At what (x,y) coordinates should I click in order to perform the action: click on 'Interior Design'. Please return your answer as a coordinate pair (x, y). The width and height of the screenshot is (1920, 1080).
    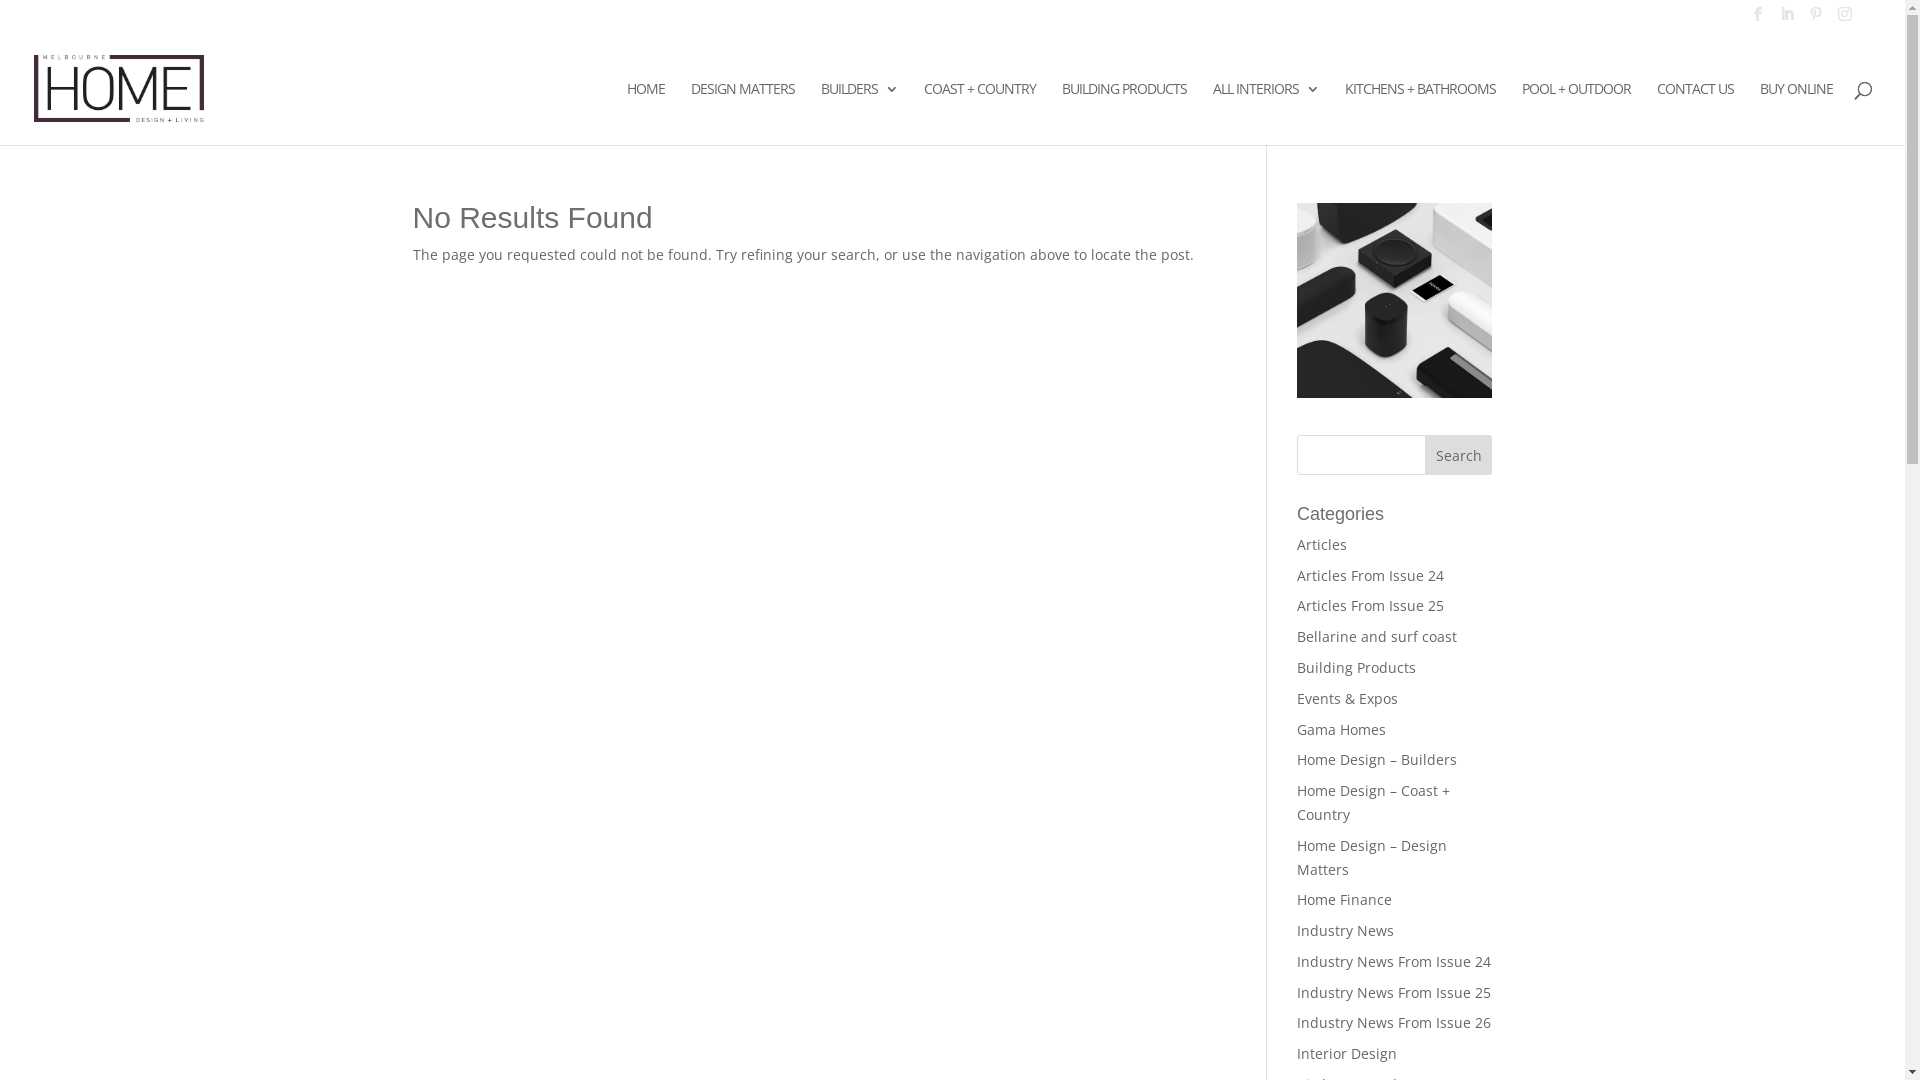
    Looking at the image, I should click on (1347, 1052).